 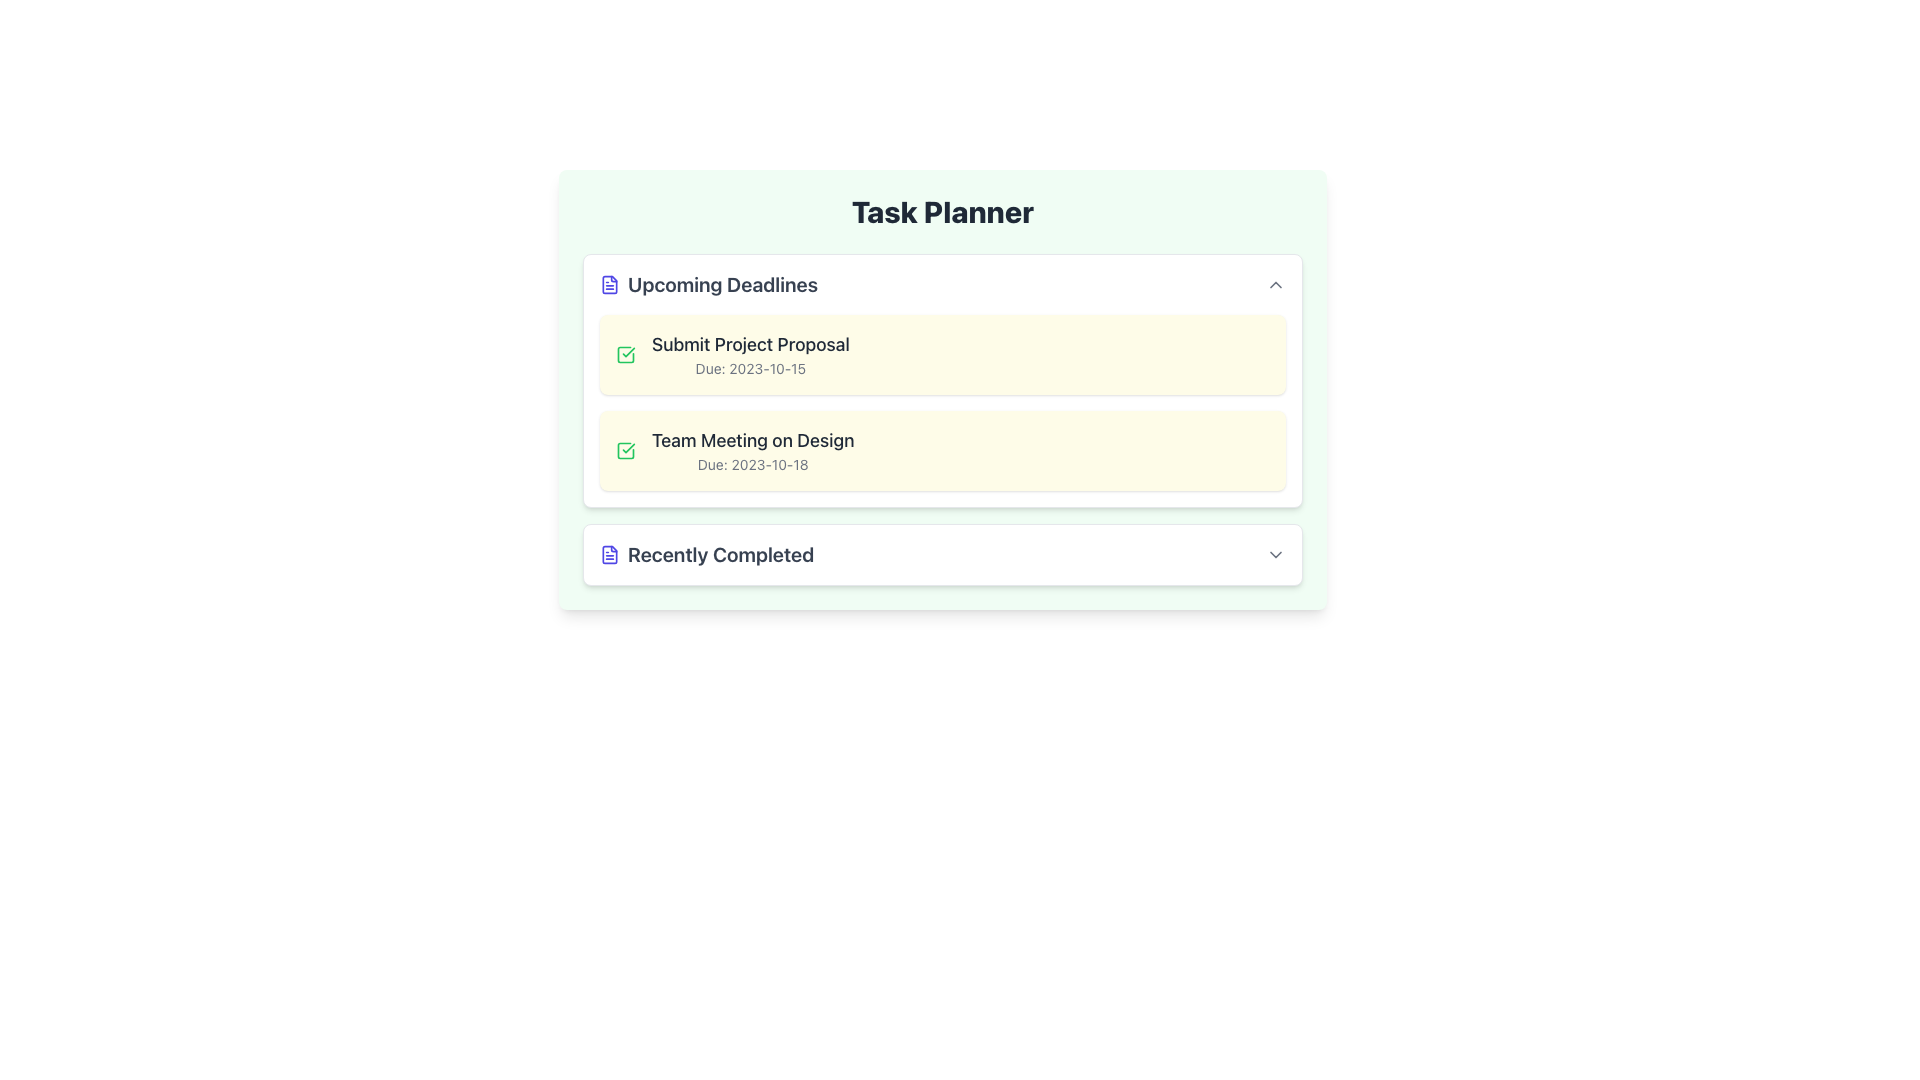 What do you see at coordinates (707, 555) in the screenshot?
I see `the 'Recently Completed' label with icon, which features bold text in dark gray and a purple document icon, located beneath the 'Upcoming Deadlines' section in the task planner interface` at bounding box center [707, 555].